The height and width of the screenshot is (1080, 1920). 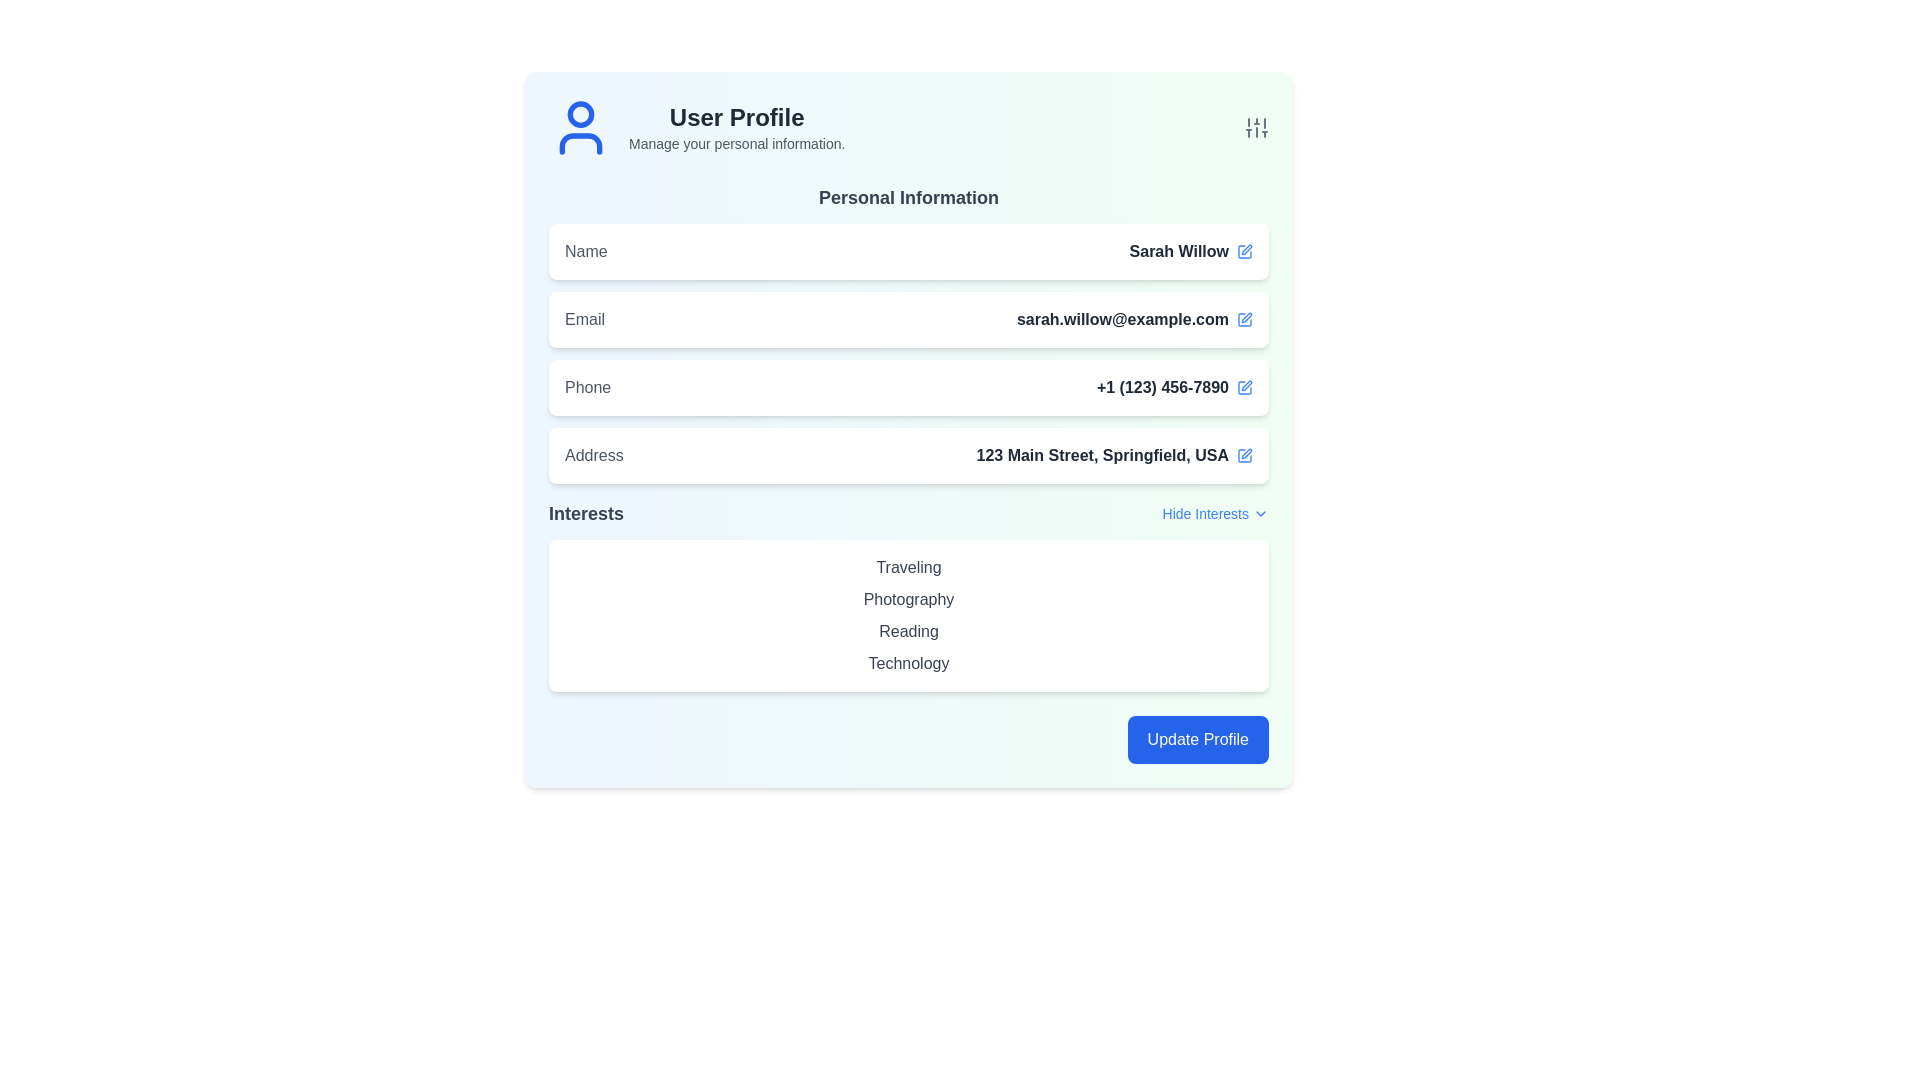 I want to click on the edit icon located on the right-hand side of the 'Phone' field to modify its content, so click(x=1243, y=388).